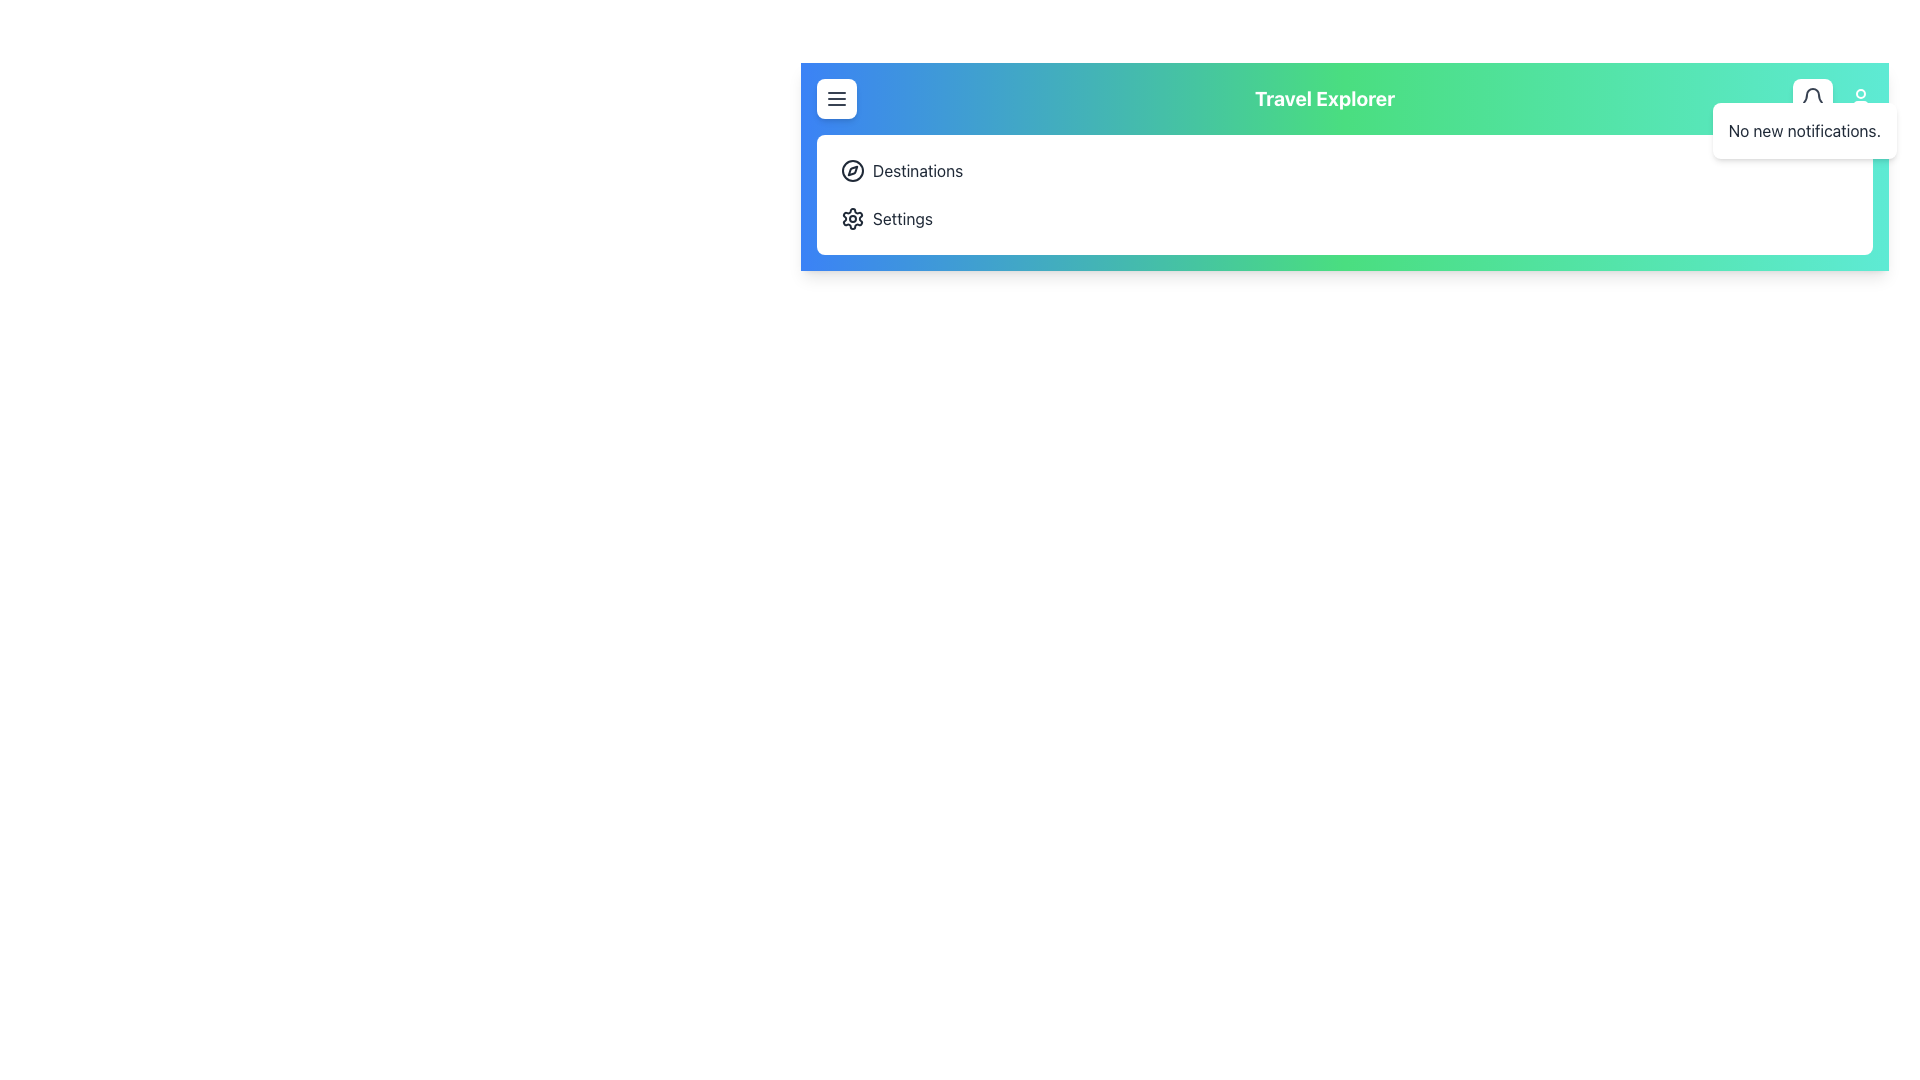 The height and width of the screenshot is (1080, 1920). Describe the element at coordinates (853, 219) in the screenshot. I see `the settings icon located in the secondary navigation menu below the 'Travel Explorer' header, which is the second item labeled 'Settings'` at that location.